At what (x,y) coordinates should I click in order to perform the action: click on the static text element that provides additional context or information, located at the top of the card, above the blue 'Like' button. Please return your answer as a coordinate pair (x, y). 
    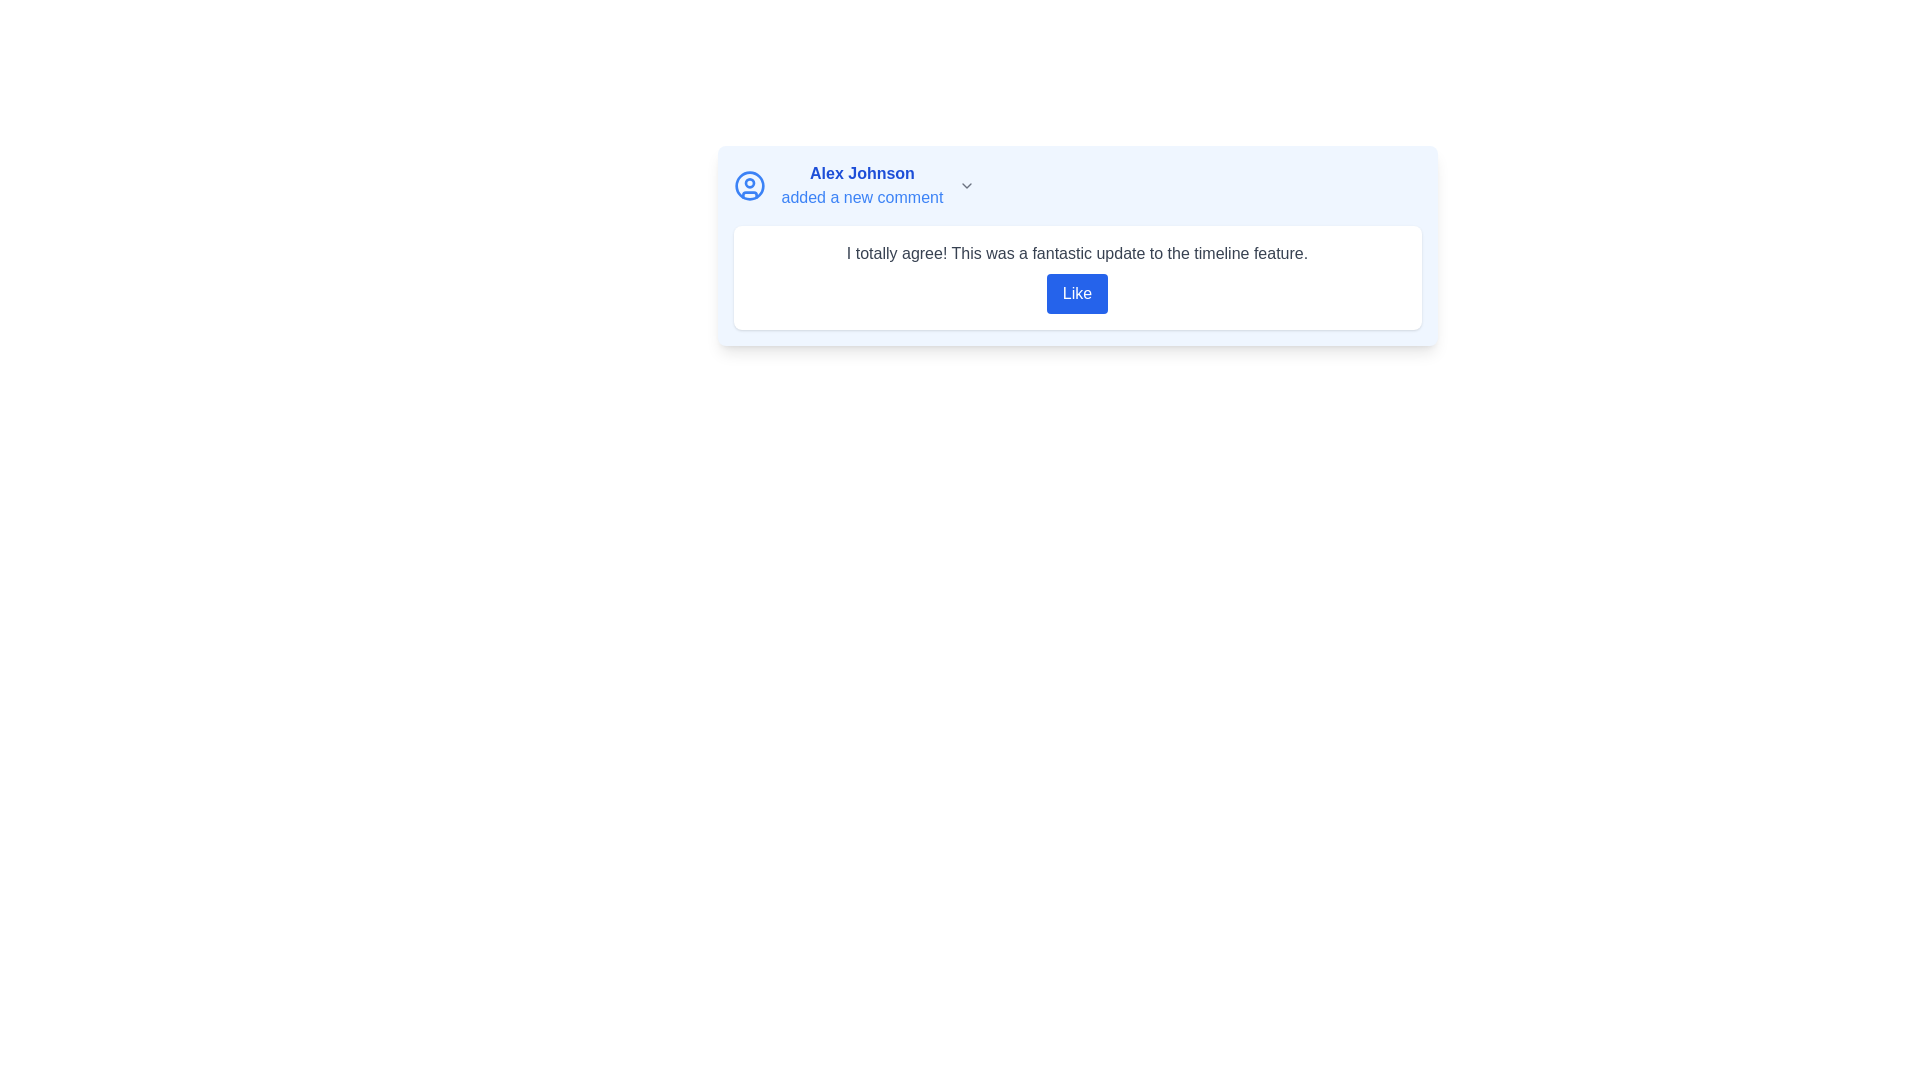
    Looking at the image, I should click on (1076, 253).